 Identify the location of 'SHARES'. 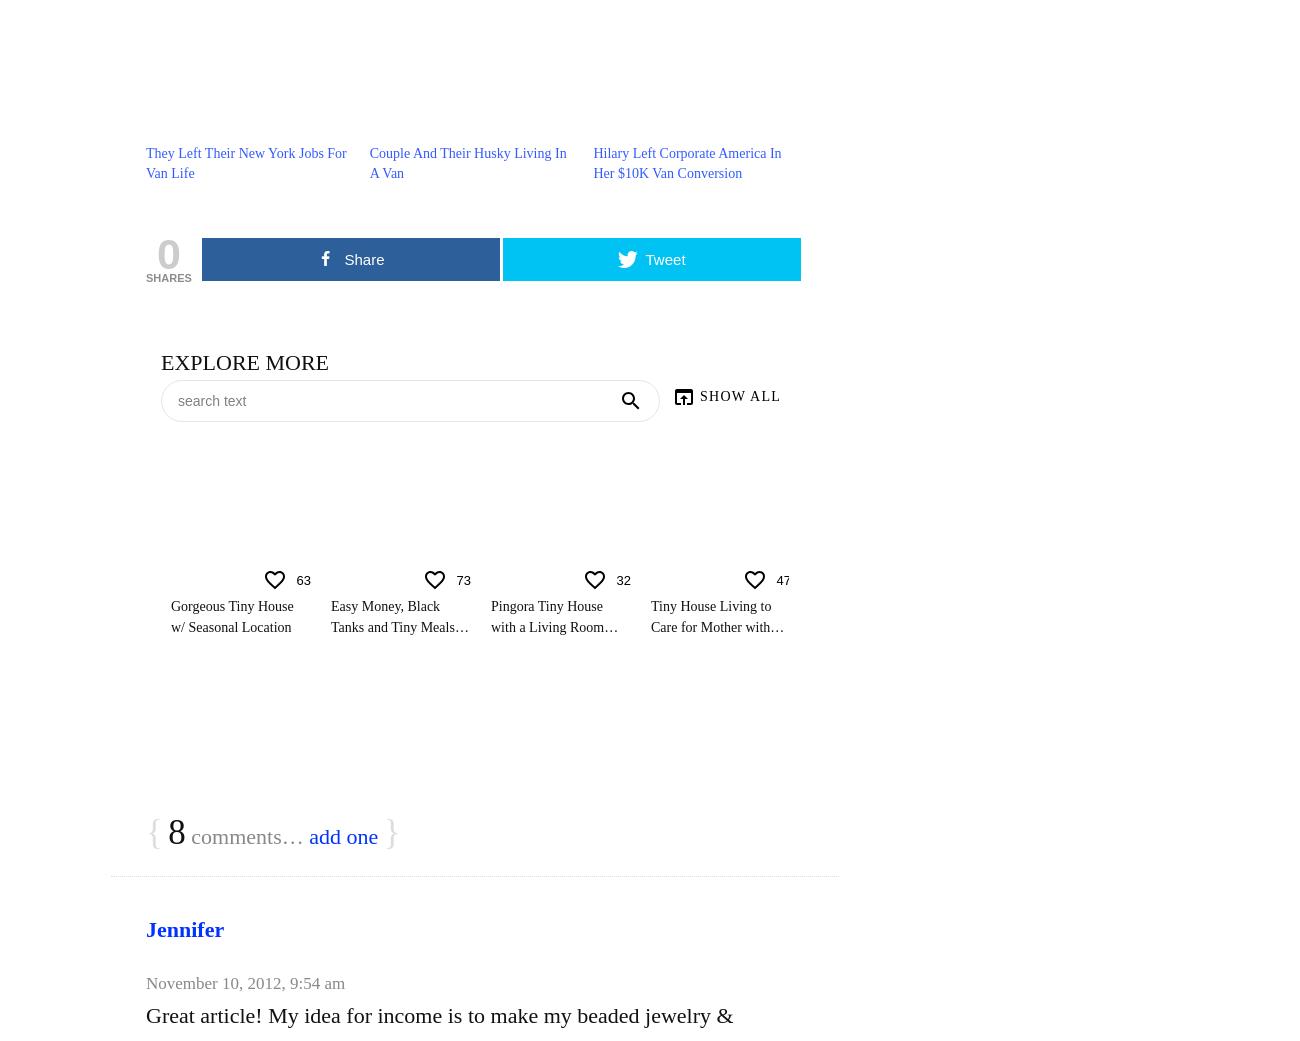
(168, 277).